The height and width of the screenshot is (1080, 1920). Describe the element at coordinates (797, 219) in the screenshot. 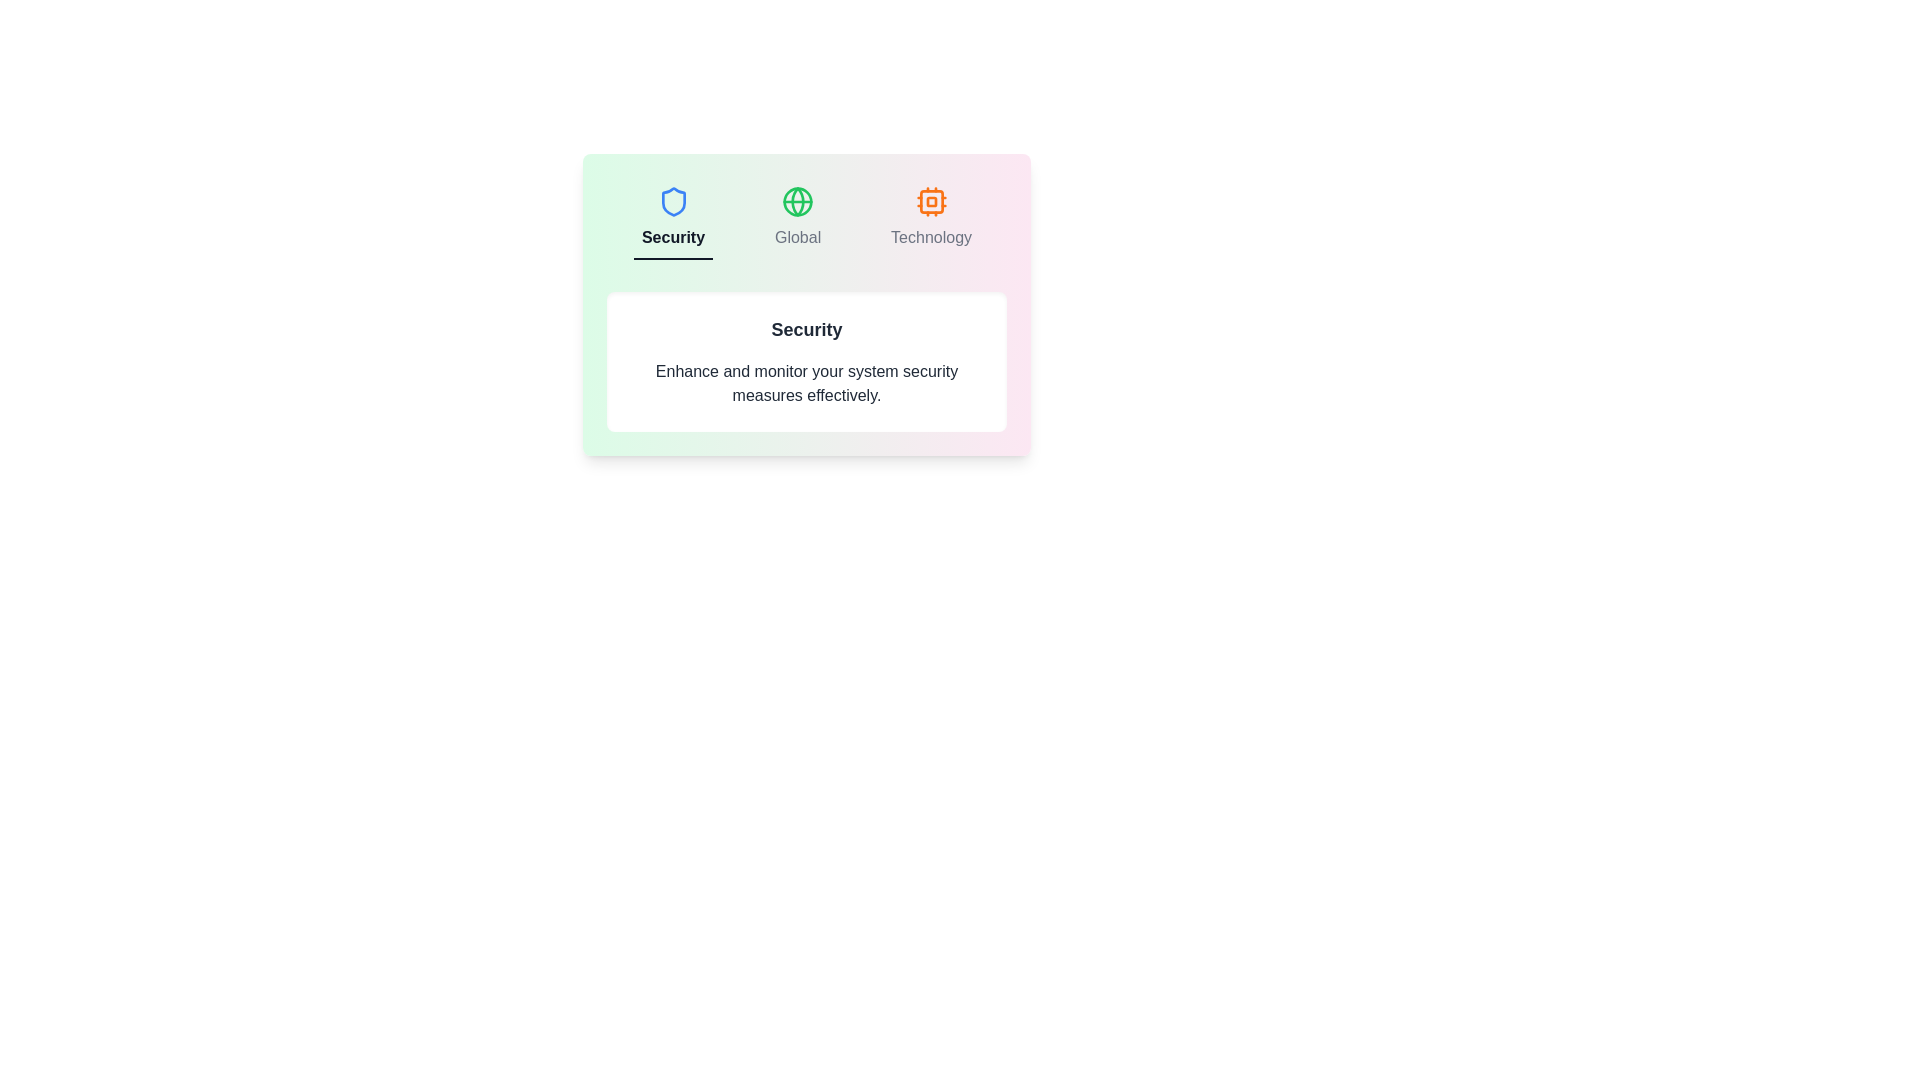

I see `the Global tab` at that location.